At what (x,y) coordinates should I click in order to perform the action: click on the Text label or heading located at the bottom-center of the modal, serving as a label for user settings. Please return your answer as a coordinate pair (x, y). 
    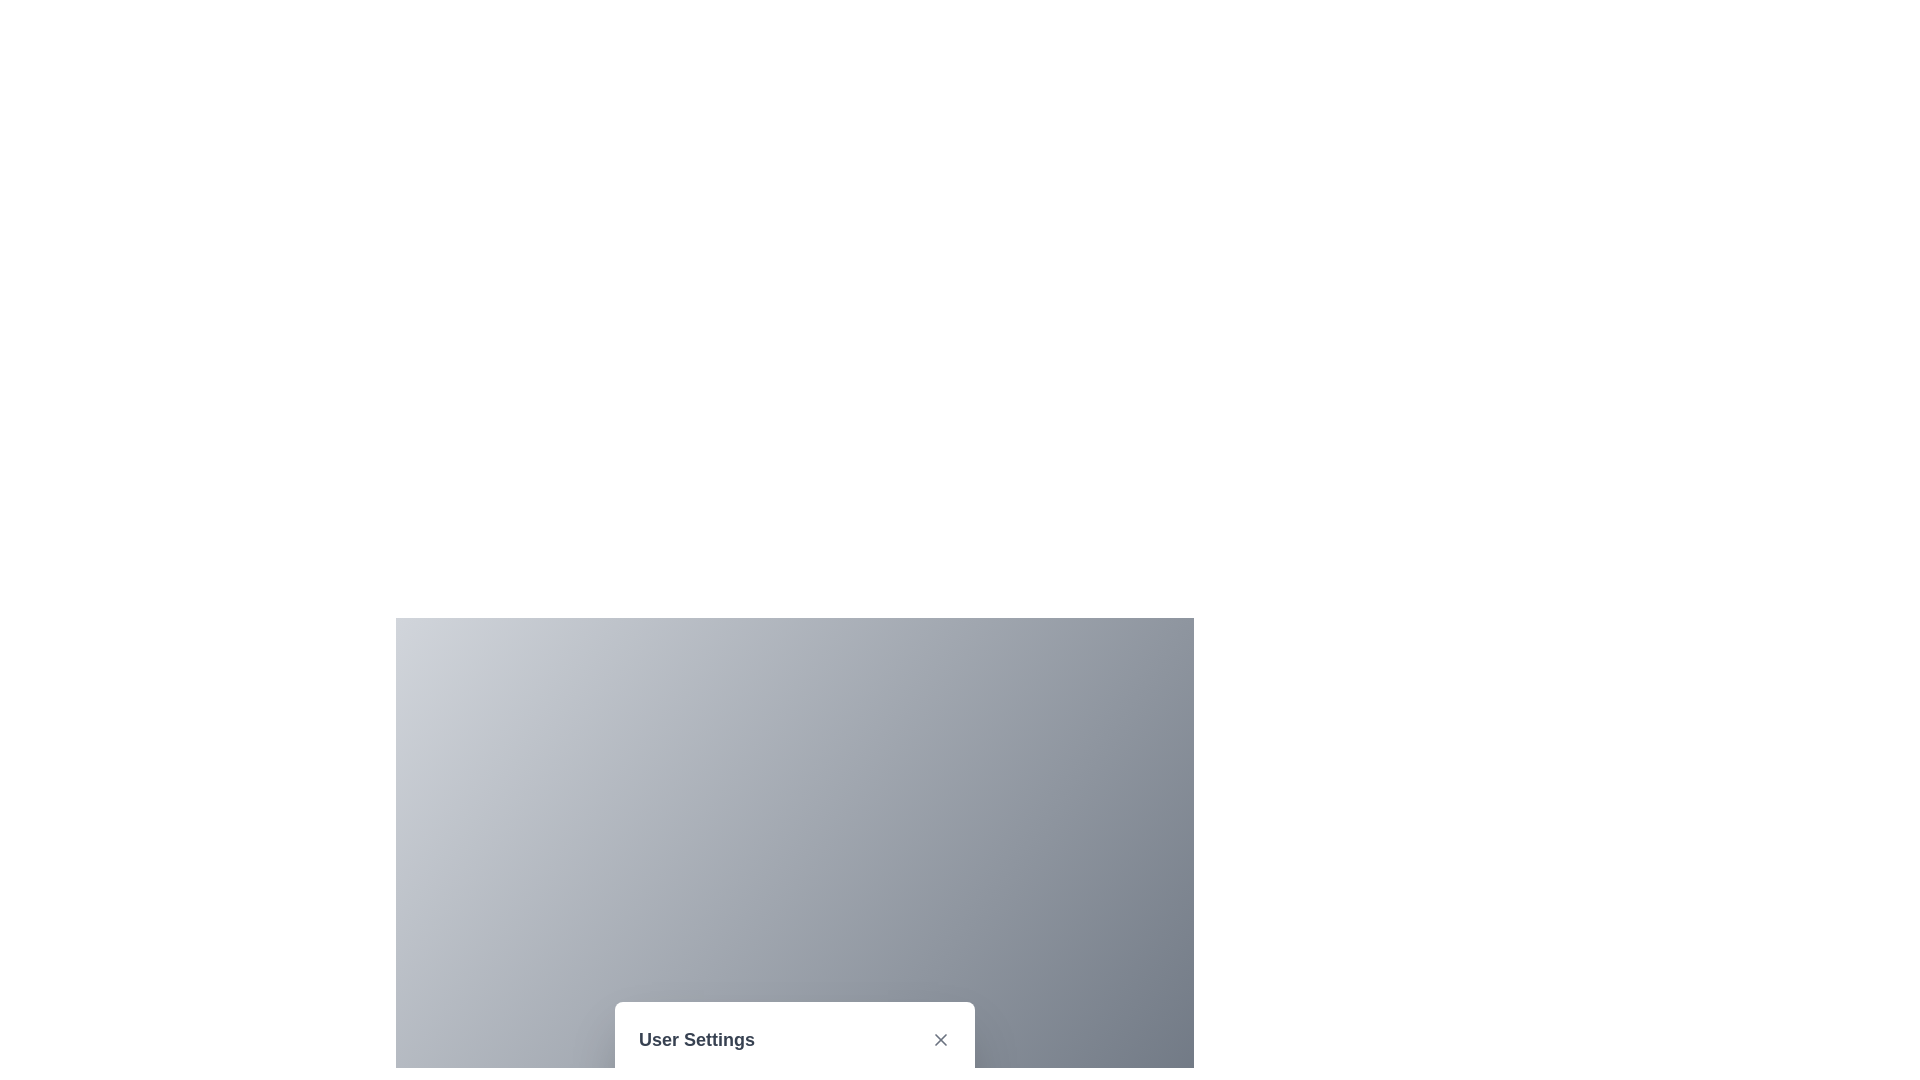
    Looking at the image, I should click on (696, 1039).